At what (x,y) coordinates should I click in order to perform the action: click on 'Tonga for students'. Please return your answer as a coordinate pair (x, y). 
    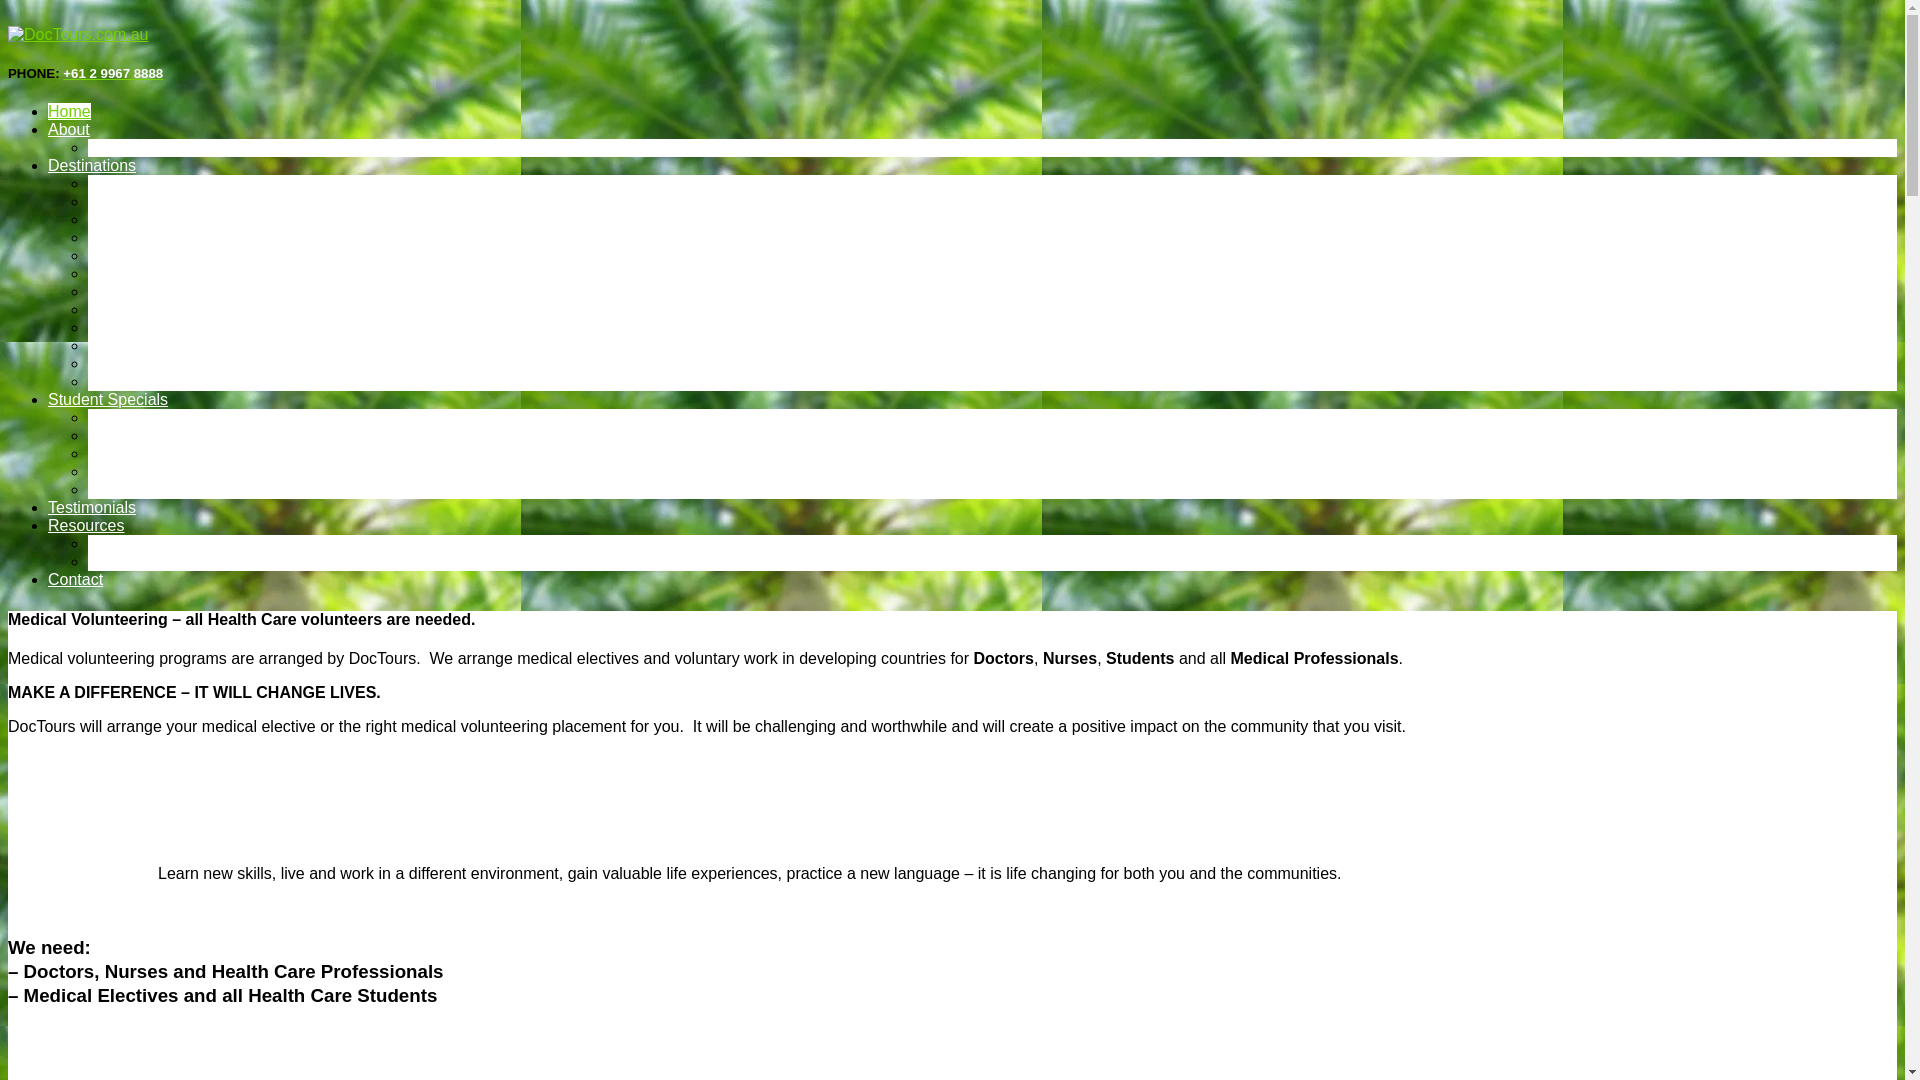
    Looking at the image, I should click on (152, 471).